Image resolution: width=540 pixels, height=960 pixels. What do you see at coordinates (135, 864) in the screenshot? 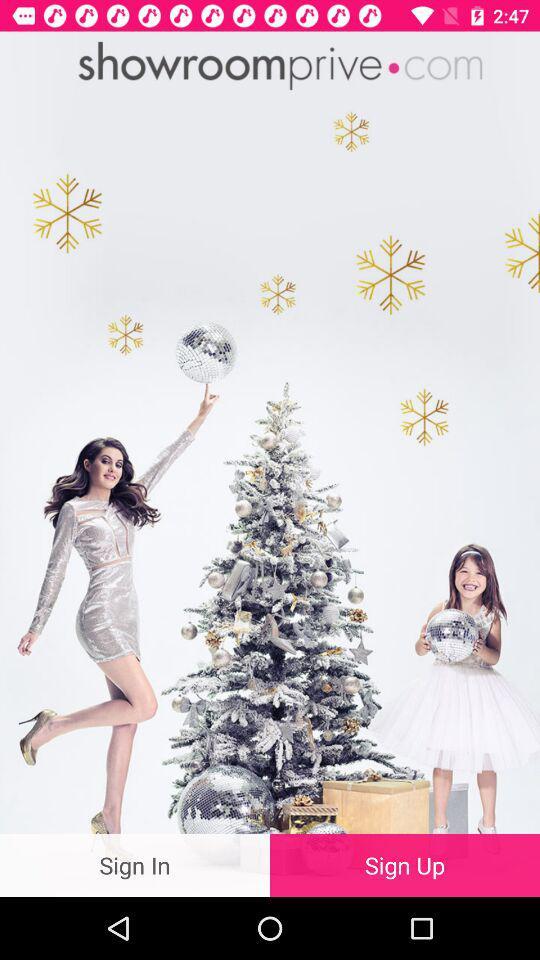
I see `the icon to the left of the sign up item` at bounding box center [135, 864].